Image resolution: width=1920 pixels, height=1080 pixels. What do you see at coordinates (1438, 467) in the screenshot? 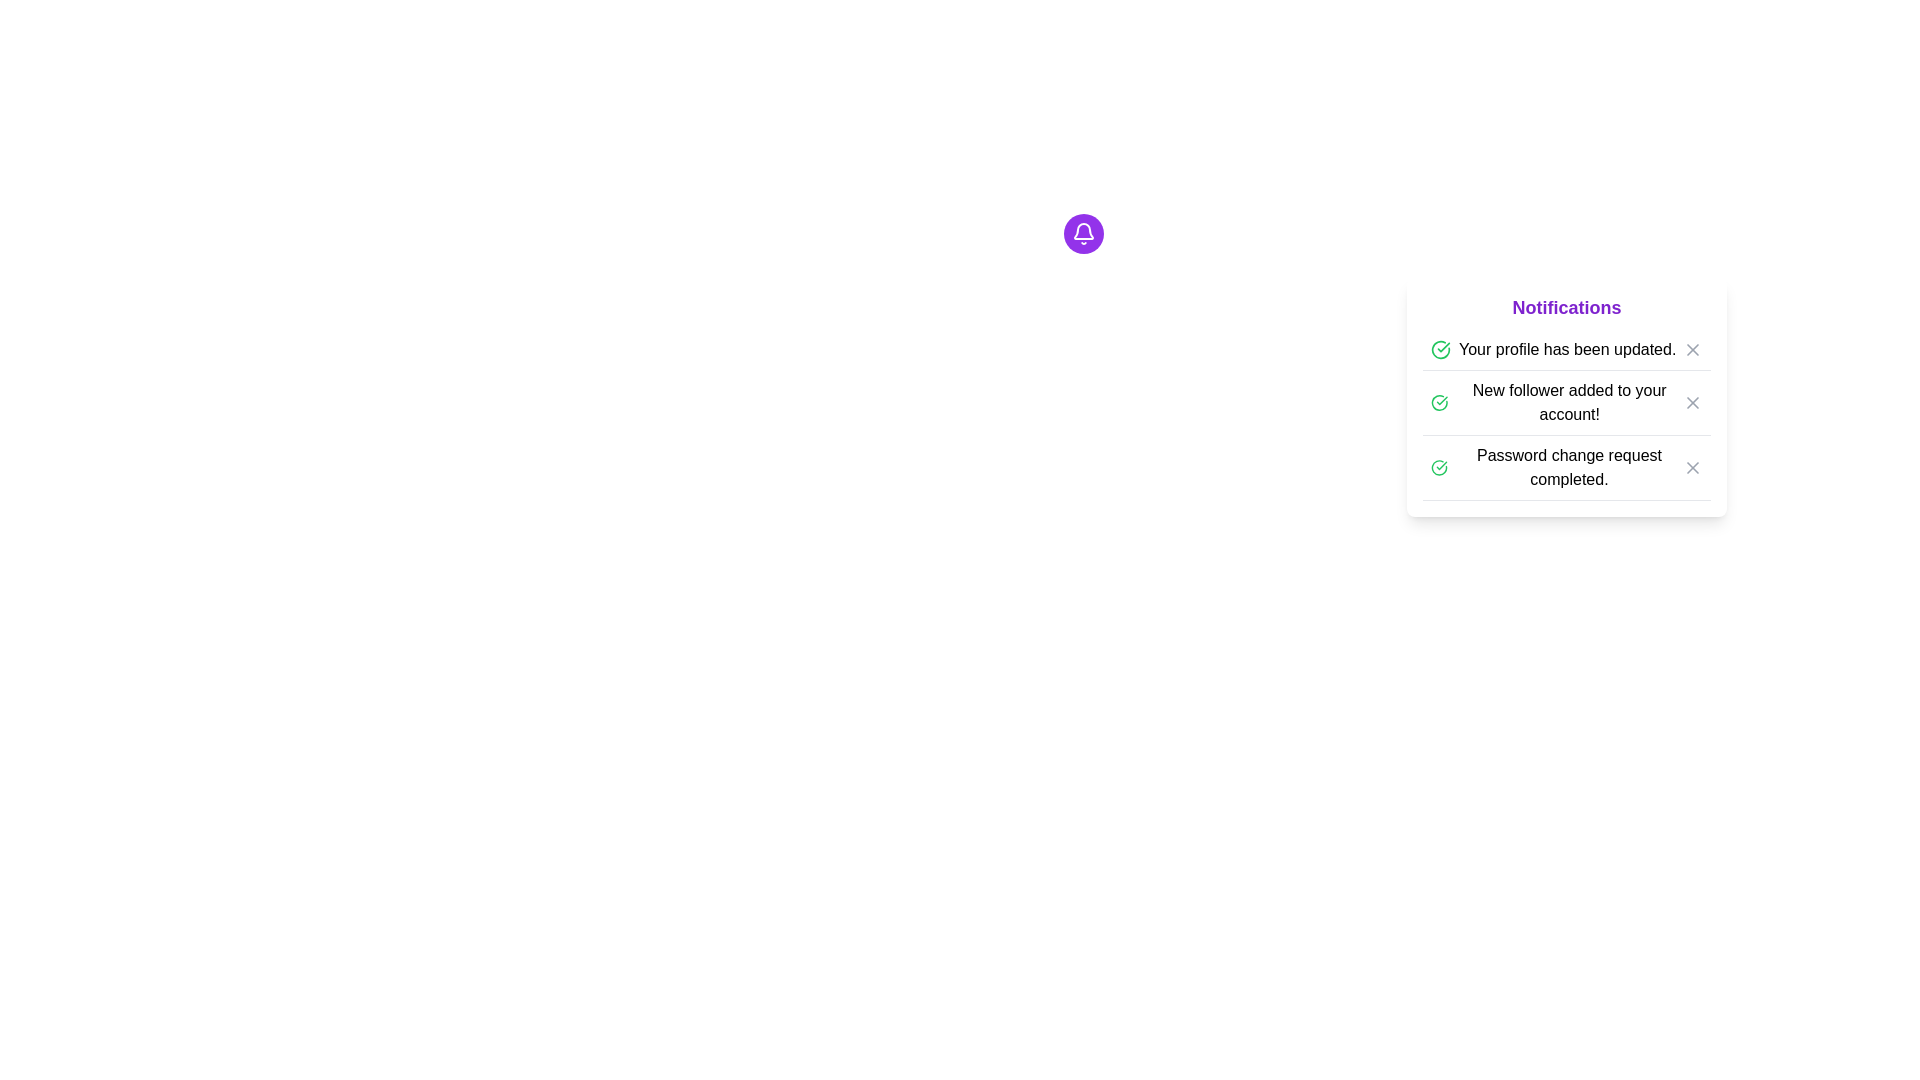
I see `the circular checkmark icon with a green stroke that indicates success, located to the left of the 'Password change request completed' notification label` at bounding box center [1438, 467].